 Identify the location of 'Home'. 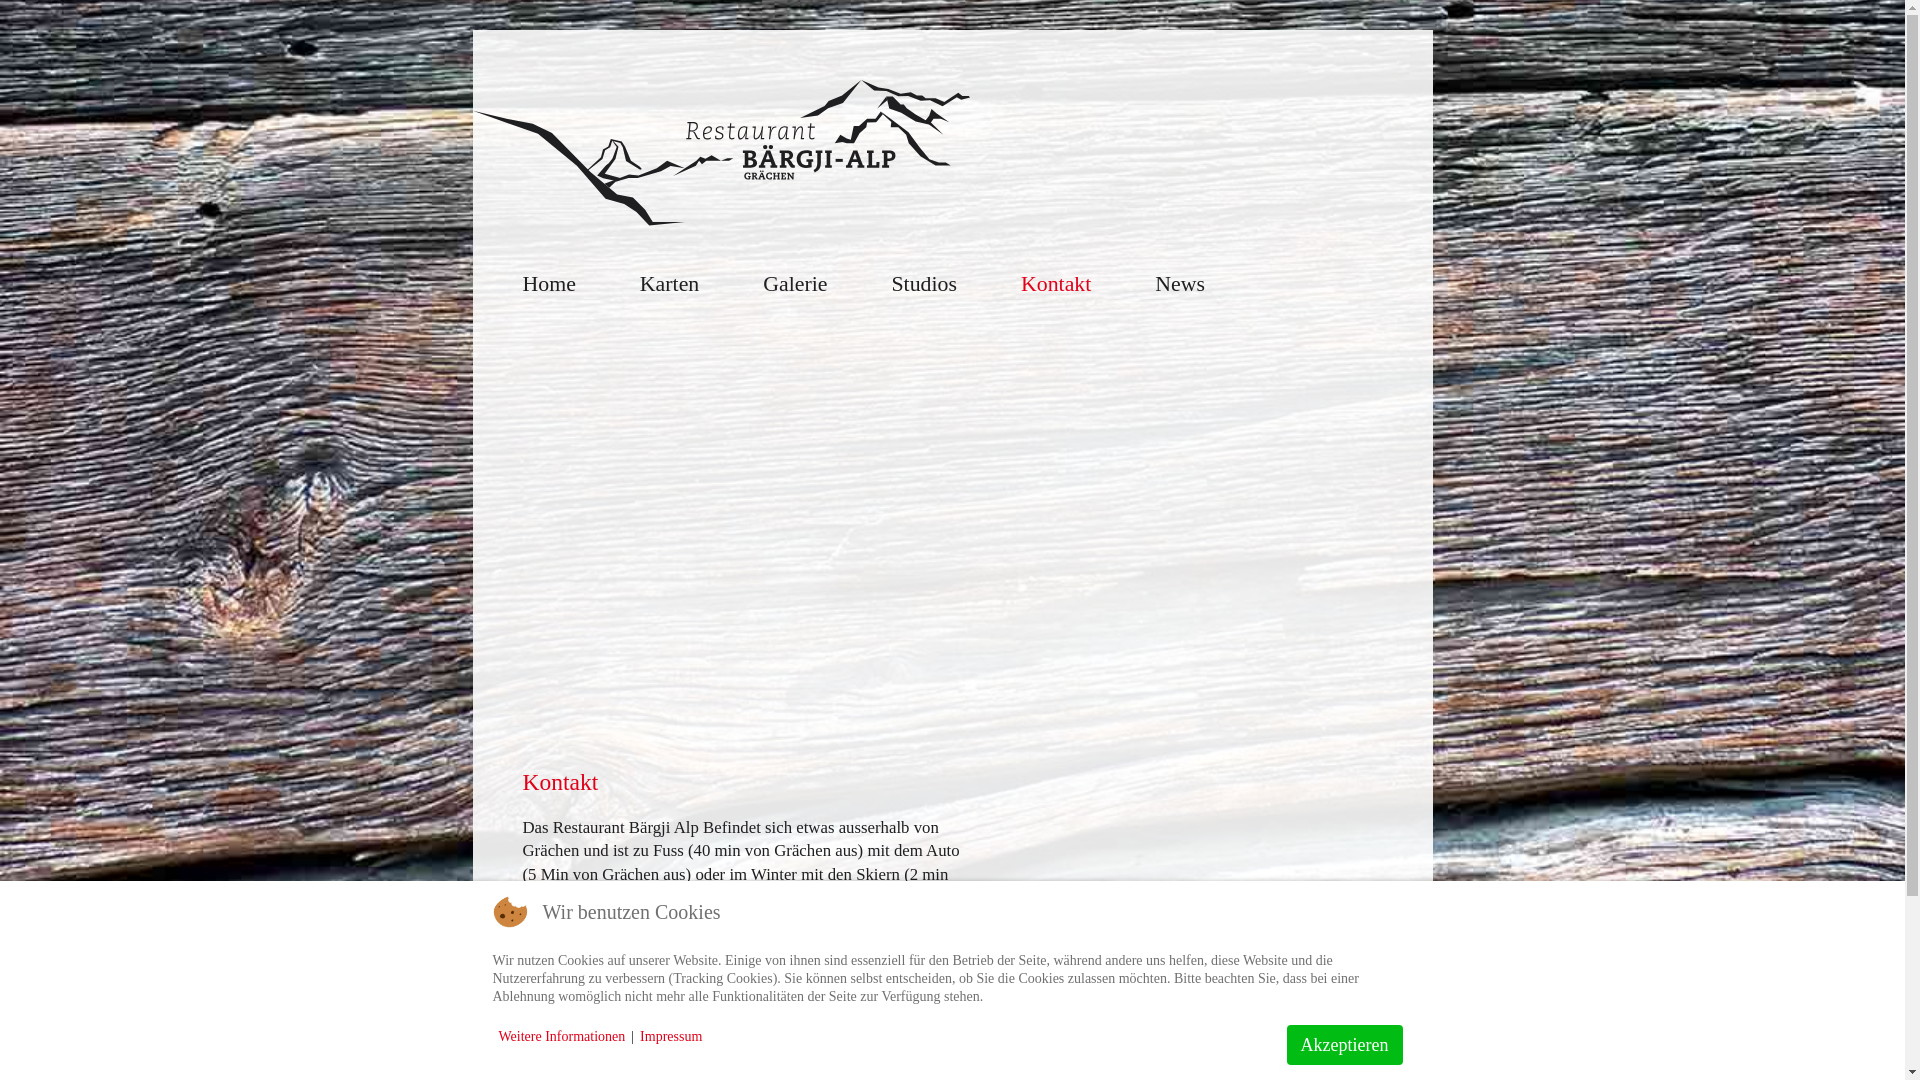
(548, 284).